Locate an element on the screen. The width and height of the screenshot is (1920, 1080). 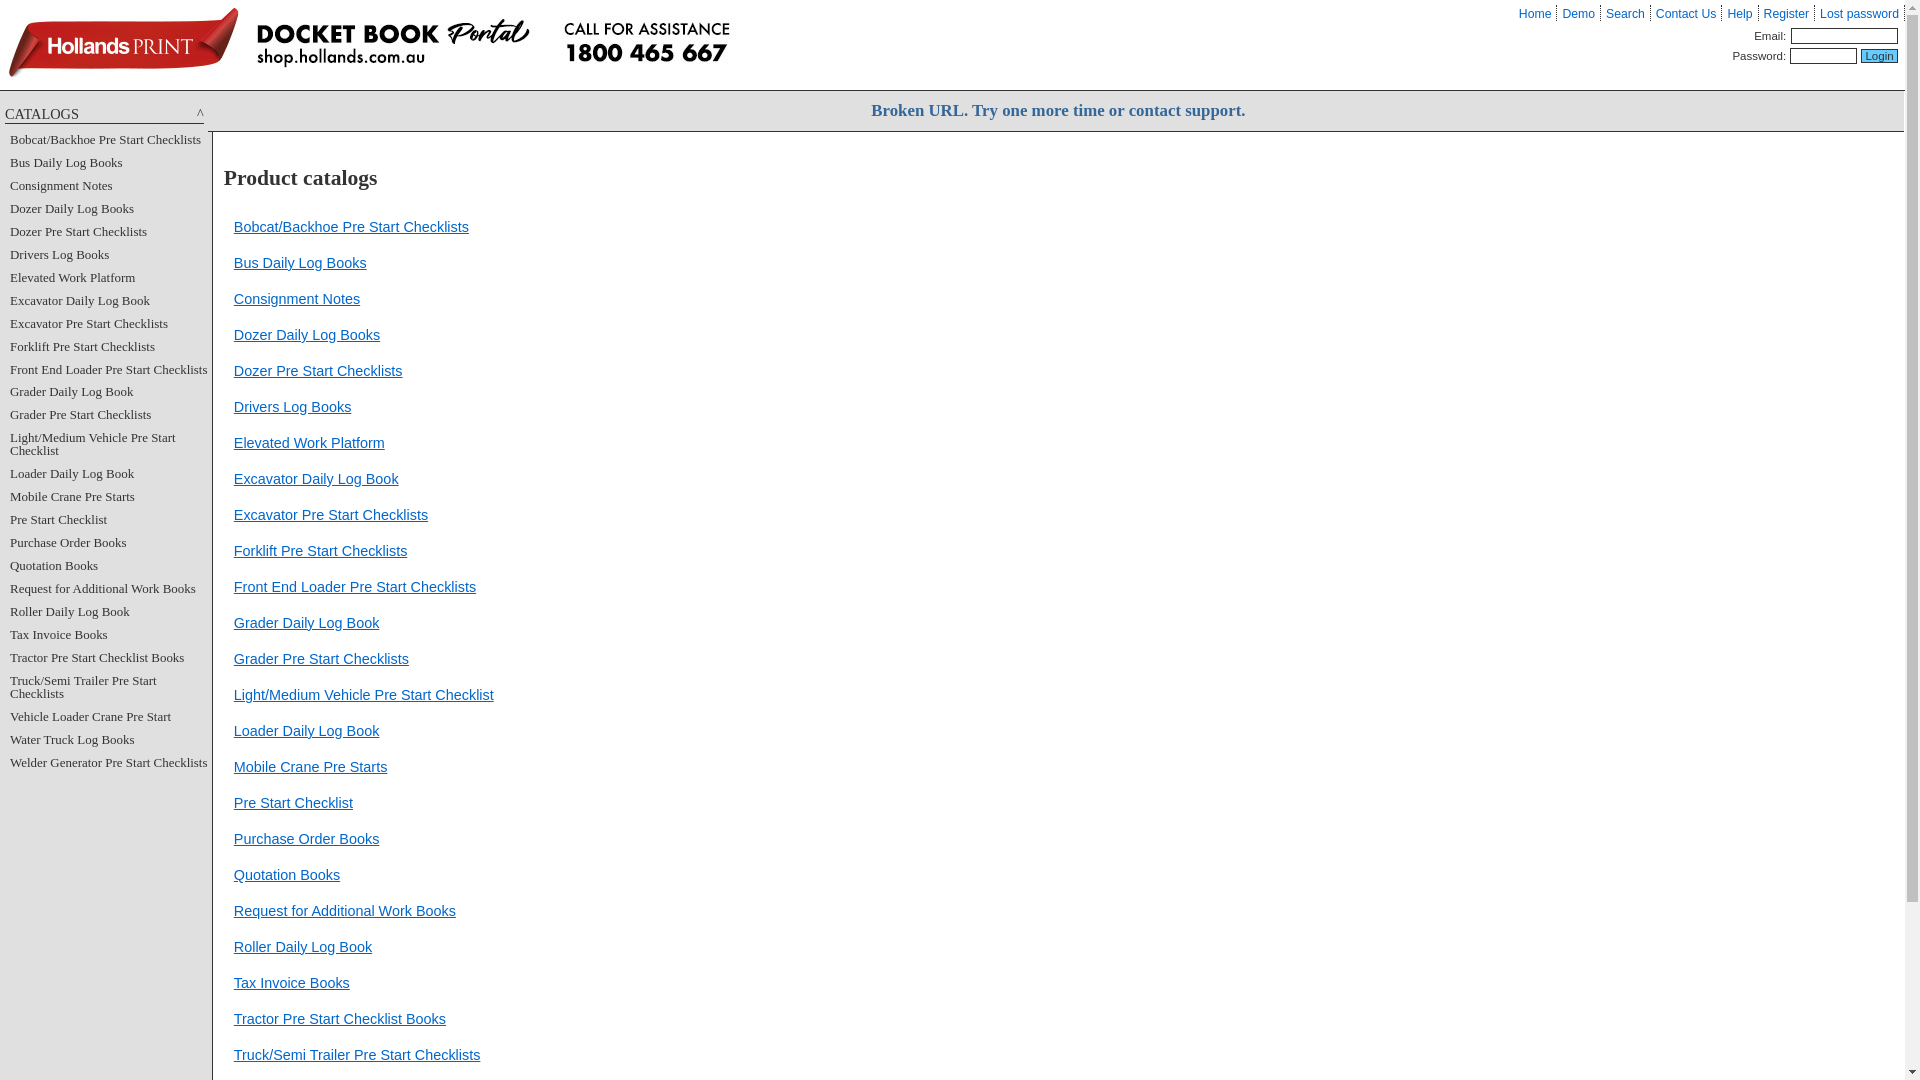
'Loader Daily Log Book' is located at coordinates (306, 731).